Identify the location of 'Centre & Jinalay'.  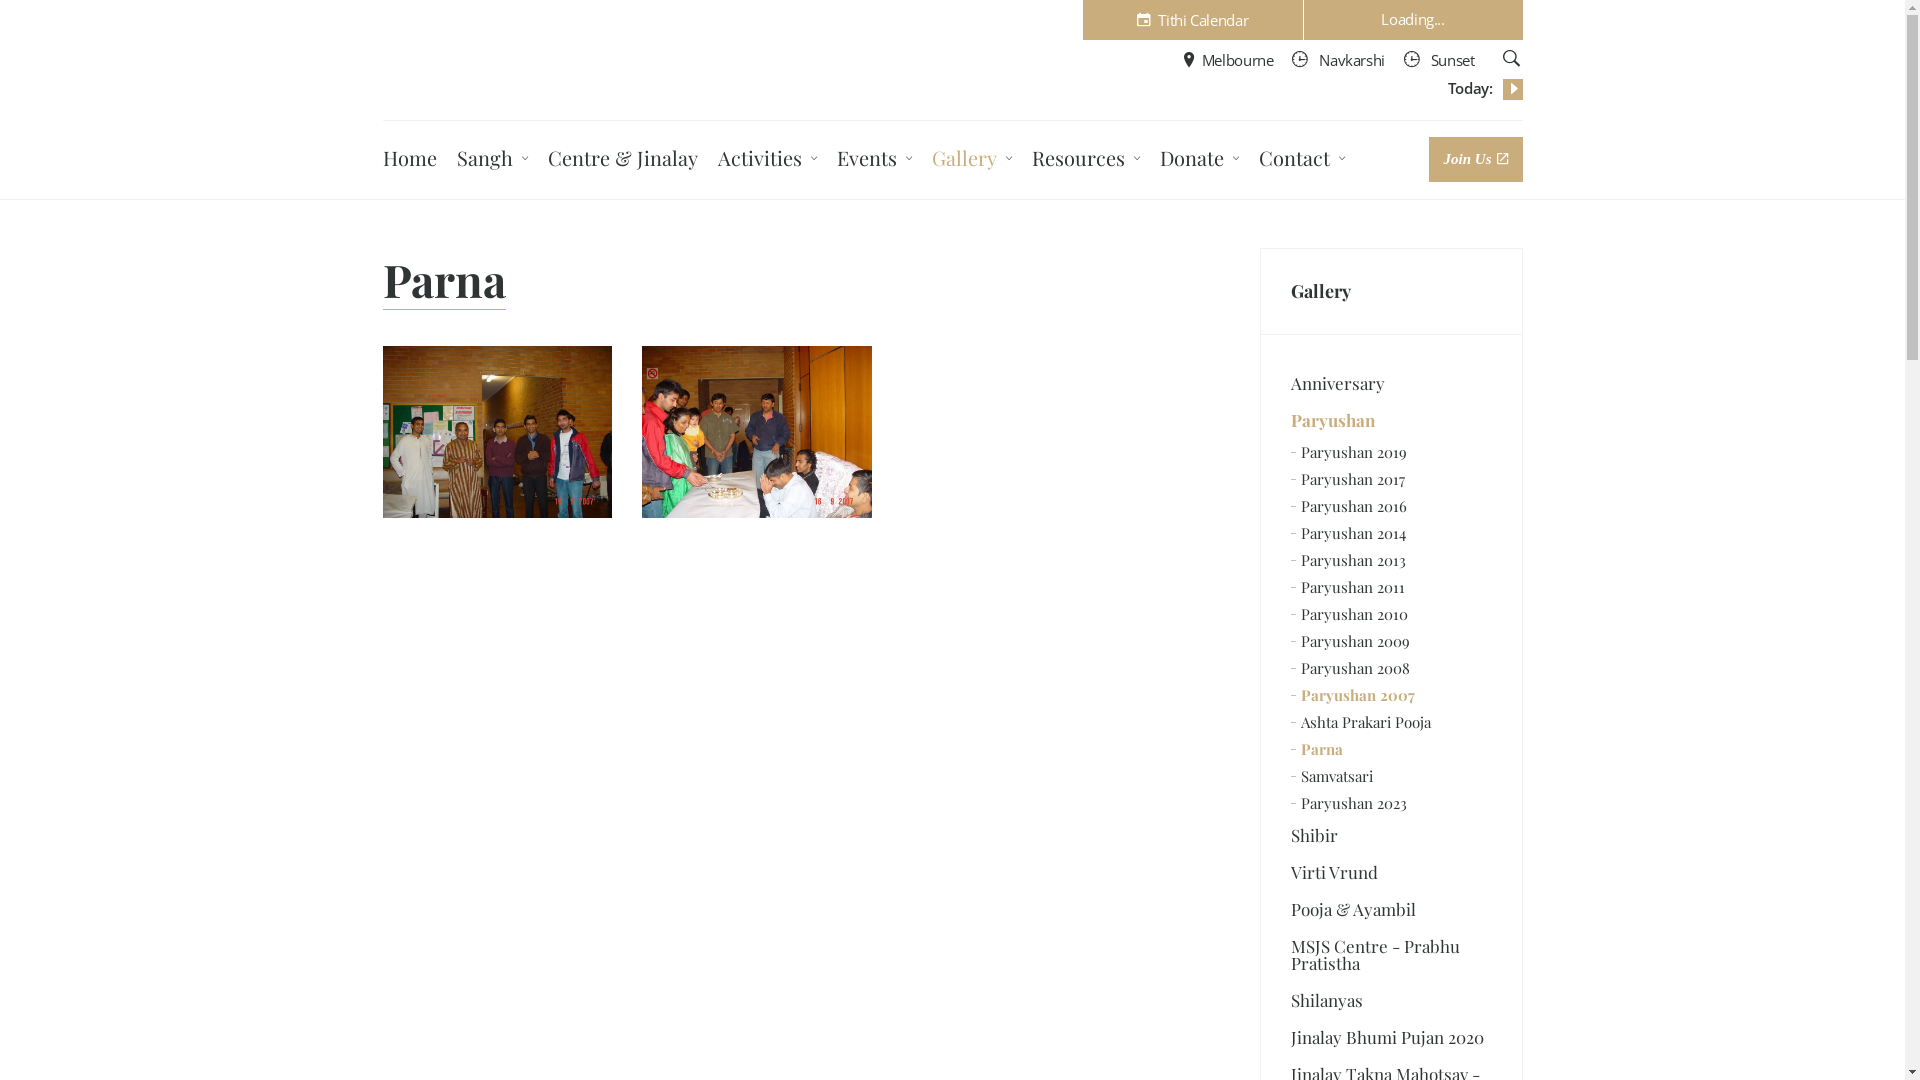
(547, 160).